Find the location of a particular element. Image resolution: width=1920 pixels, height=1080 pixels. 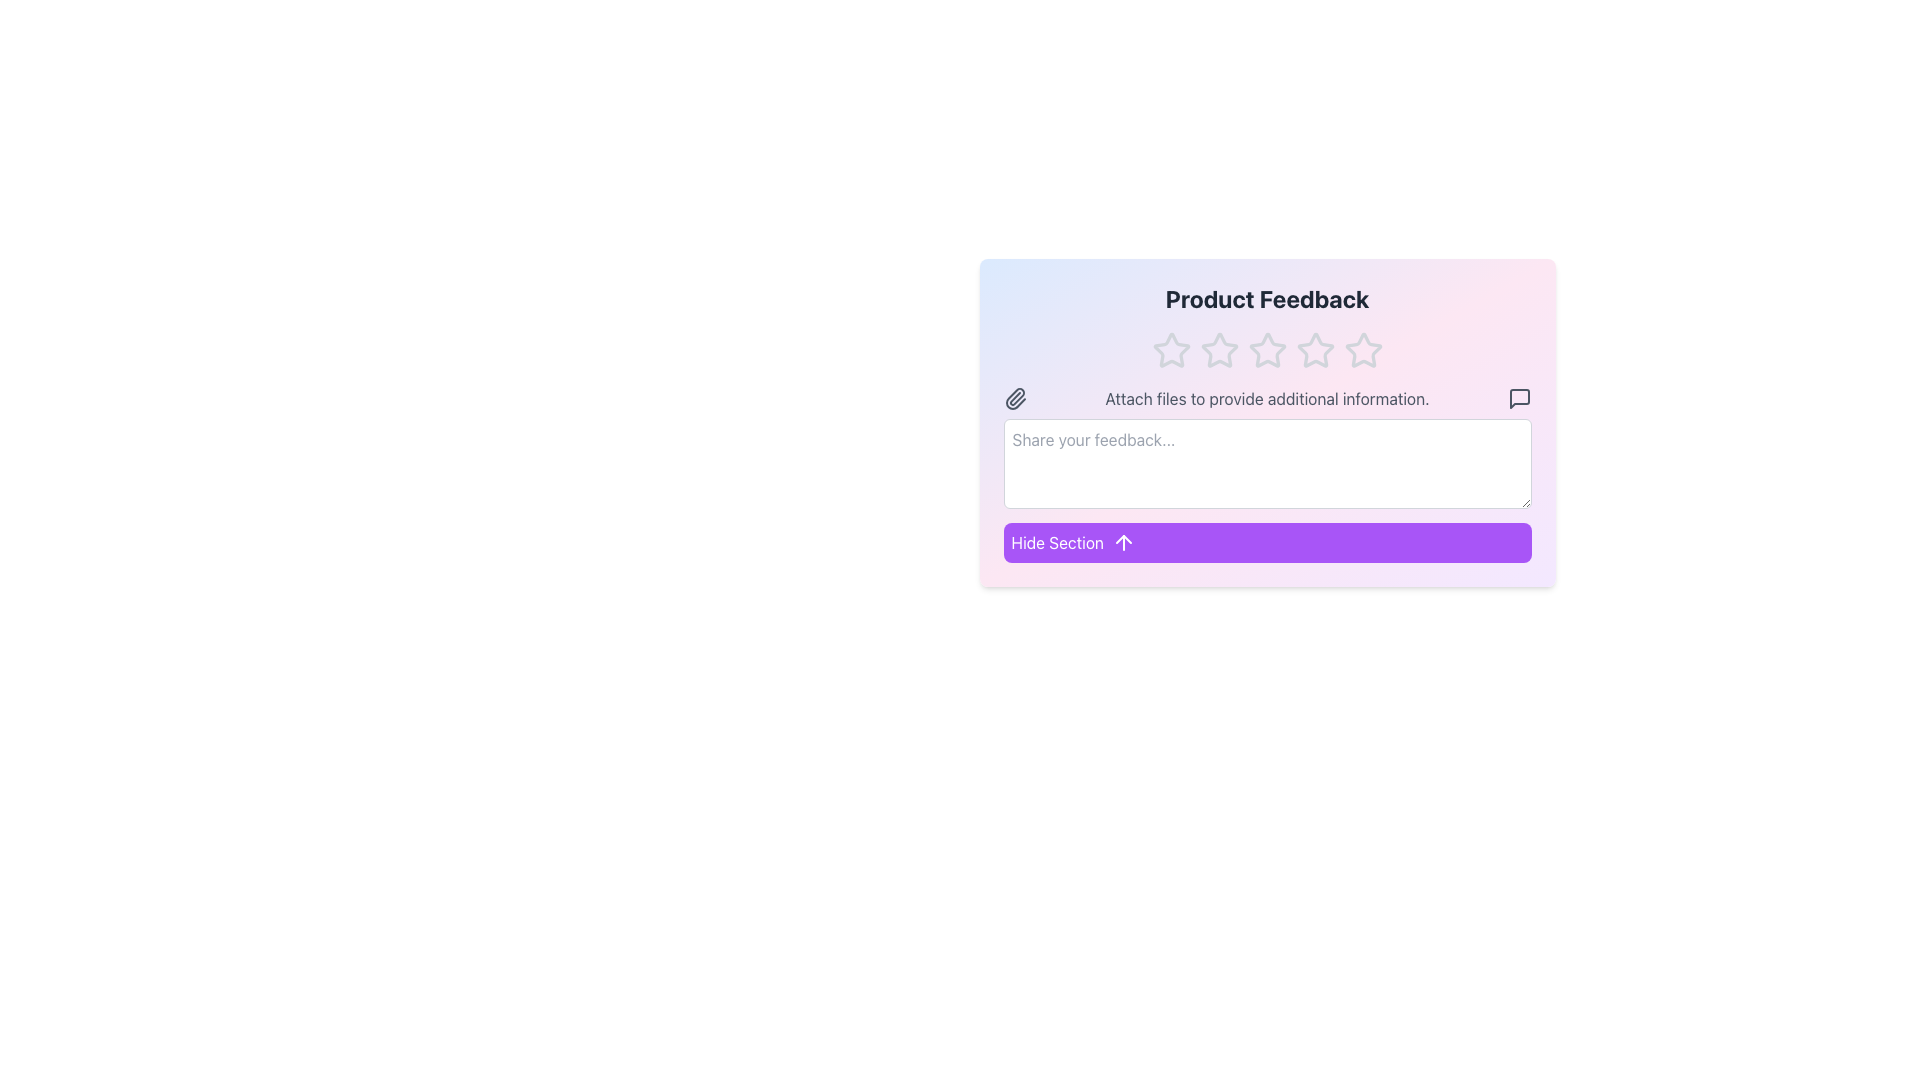

the paperclip icon, which is a small grayish icon located to the left of the text 'Attach files to provide additional information.' is located at coordinates (1015, 398).